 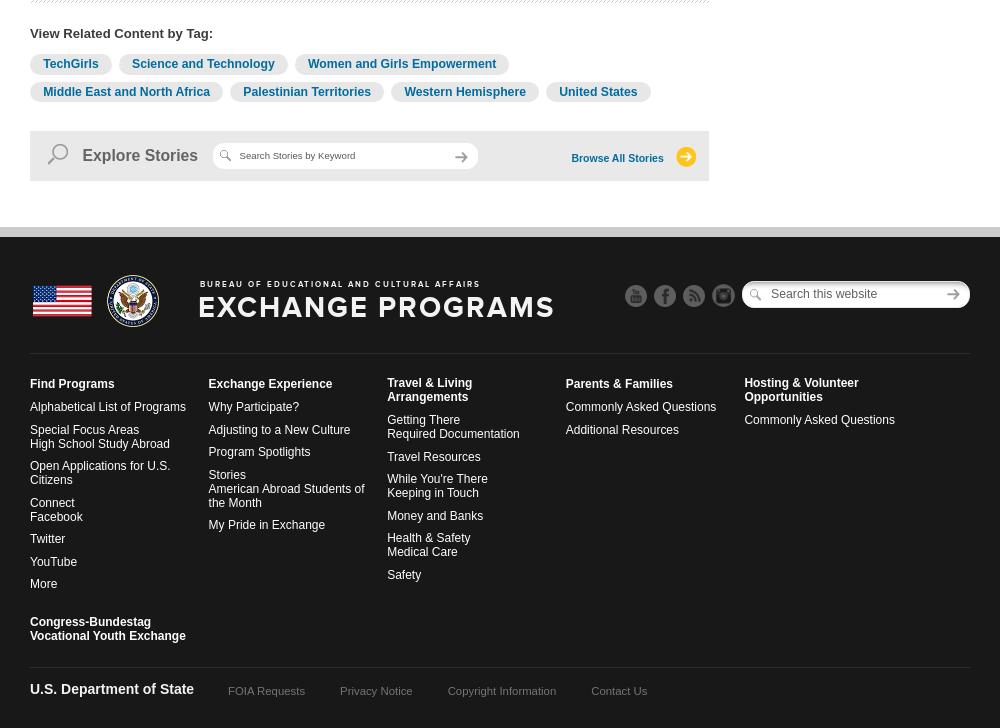 I want to click on 'Keeping in Touch', so click(x=387, y=493).